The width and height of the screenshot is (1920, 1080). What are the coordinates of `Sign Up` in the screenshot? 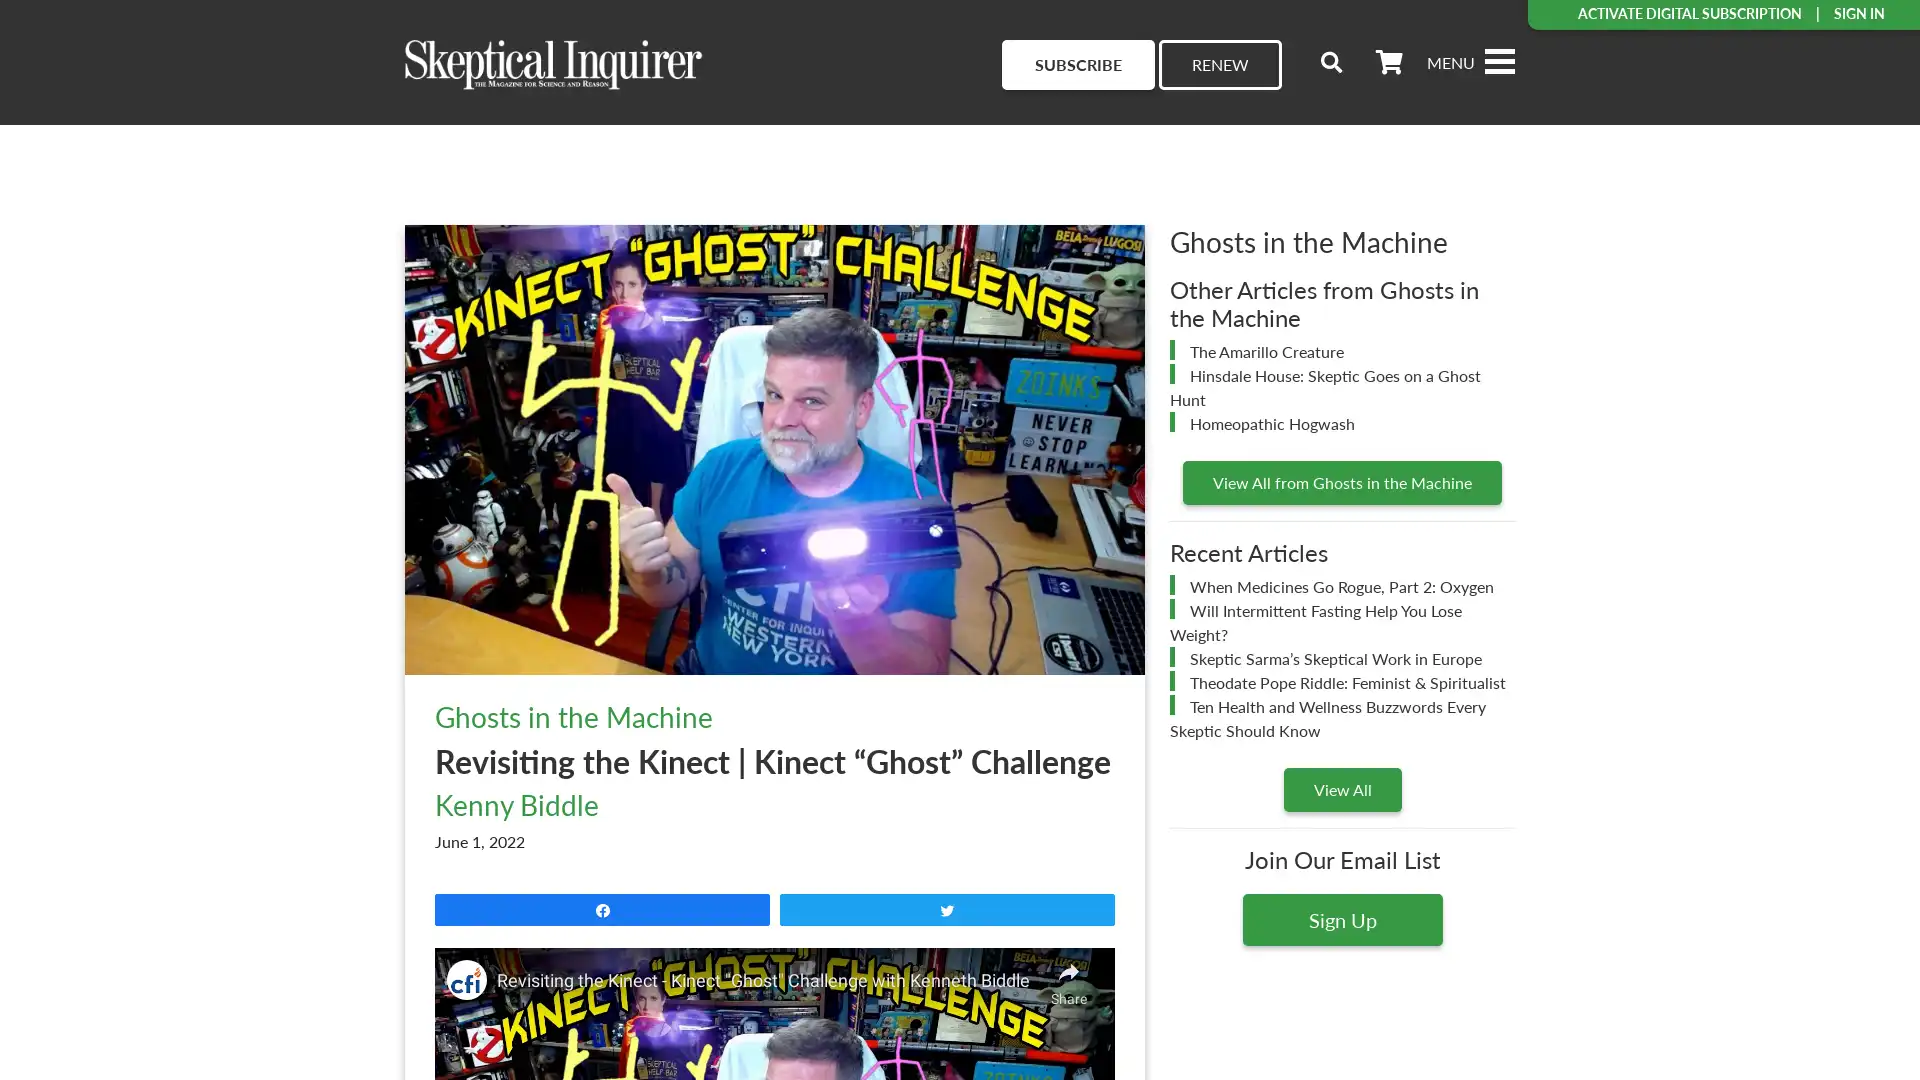 It's located at (1342, 918).